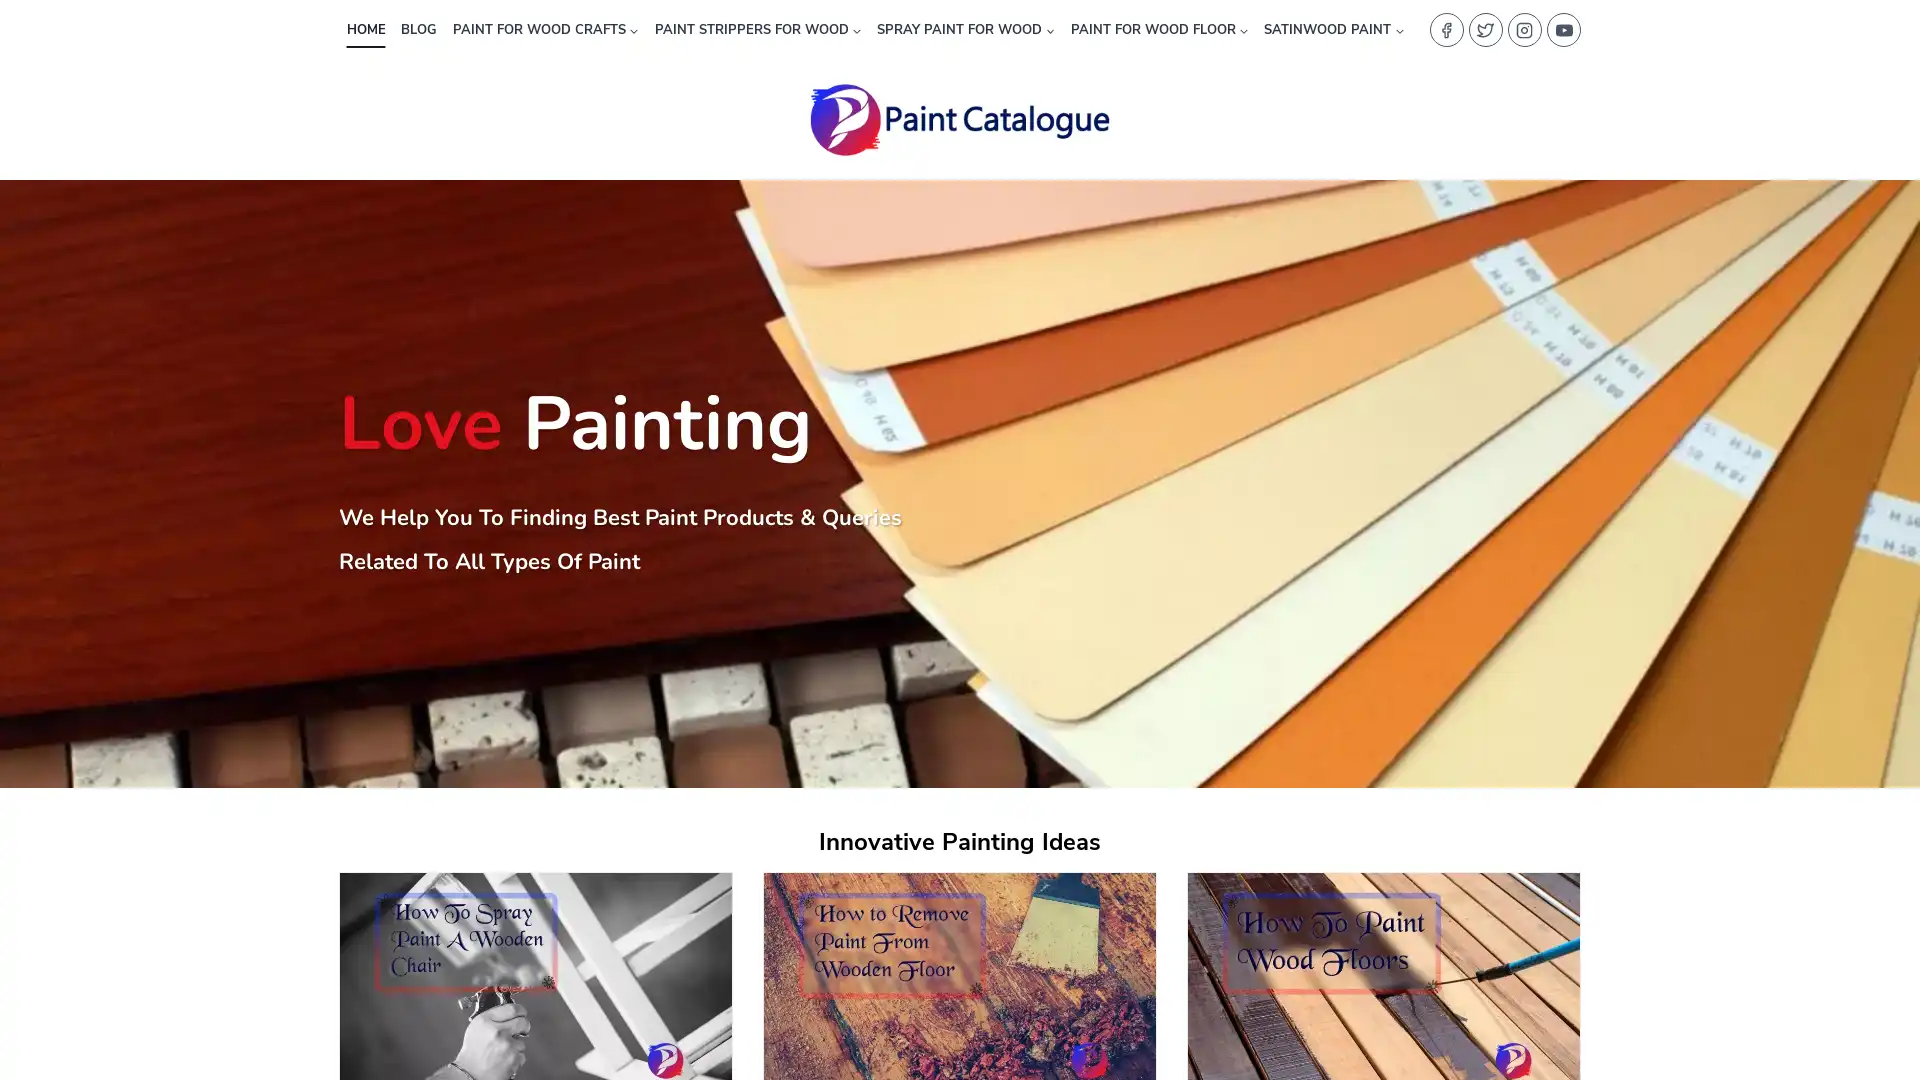 The image size is (1920, 1080). I want to click on Expand child menu, so click(756, 29).